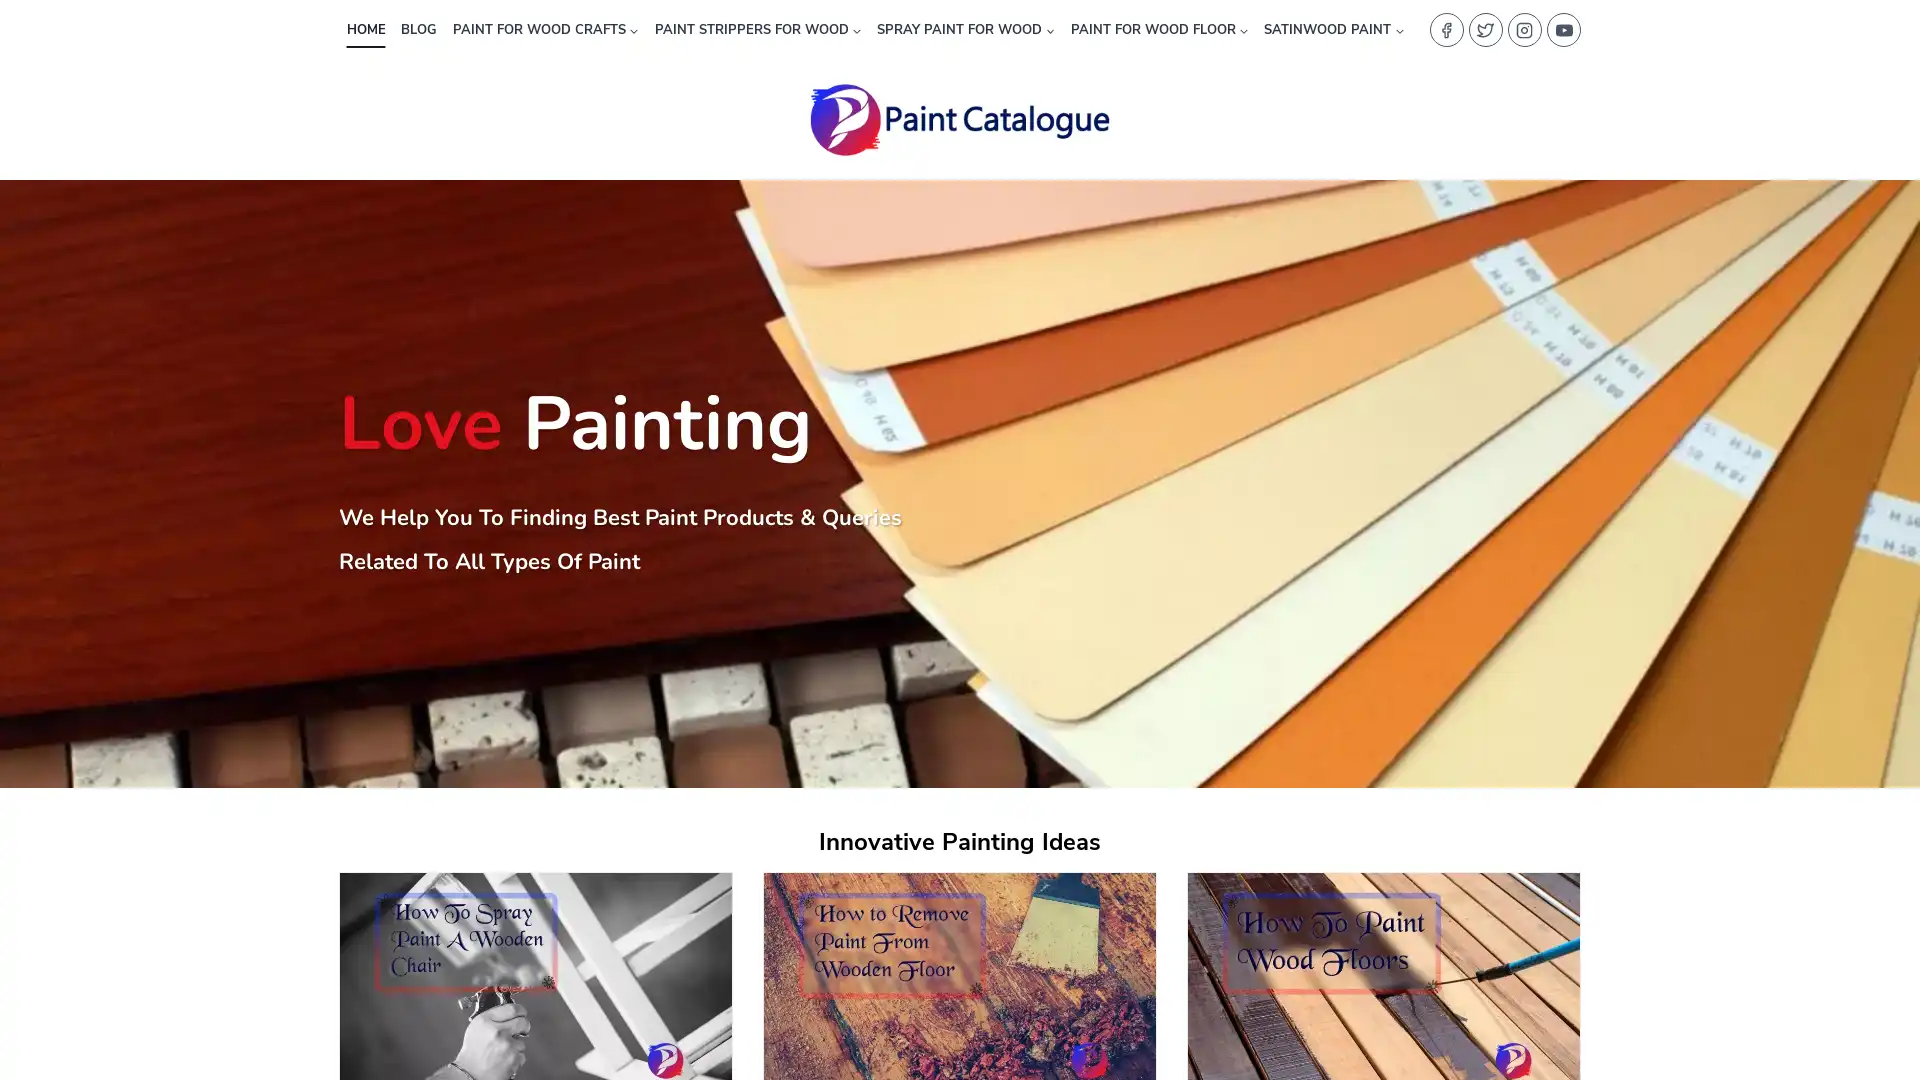 The image size is (1920, 1080). I want to click on Expand child menu, so click(756, 29).